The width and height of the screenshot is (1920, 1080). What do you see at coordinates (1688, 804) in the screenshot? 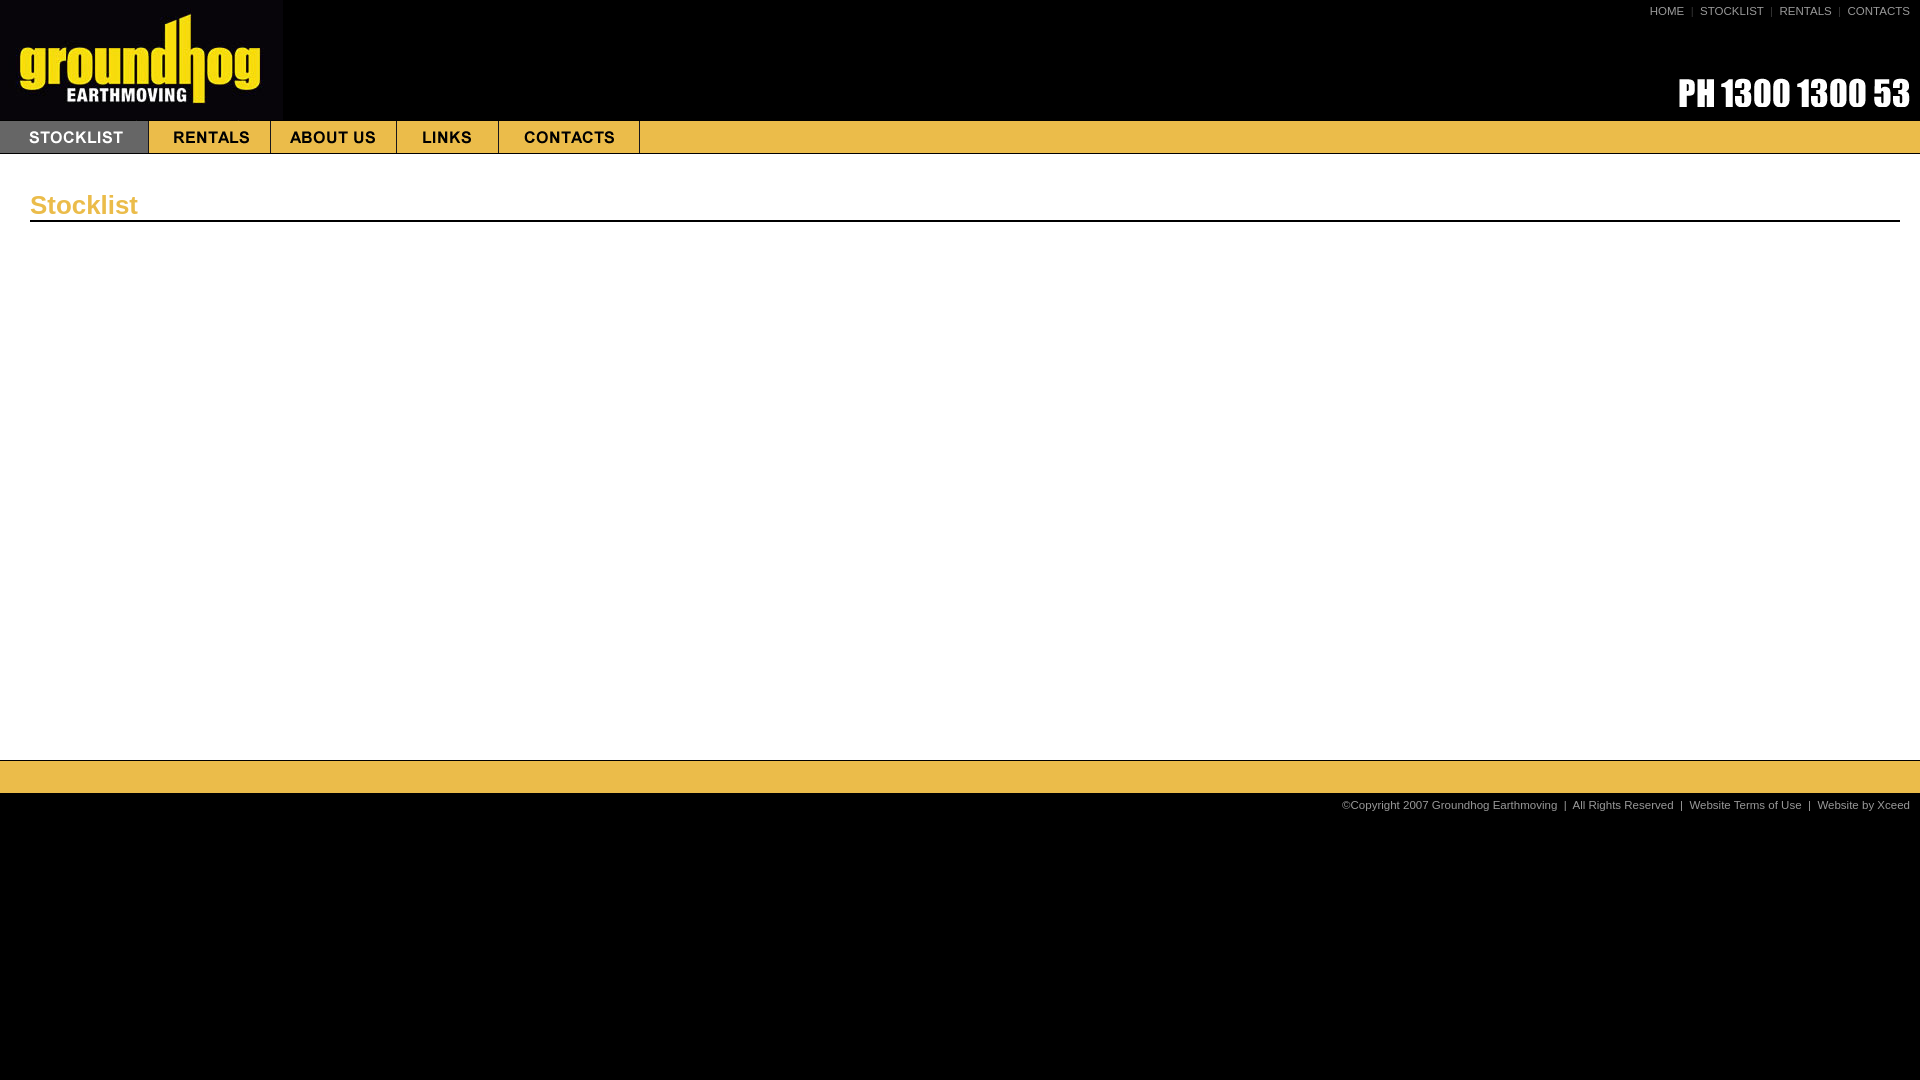
I see `'Website Terms of Use'` at bounding box center [1688, 804].